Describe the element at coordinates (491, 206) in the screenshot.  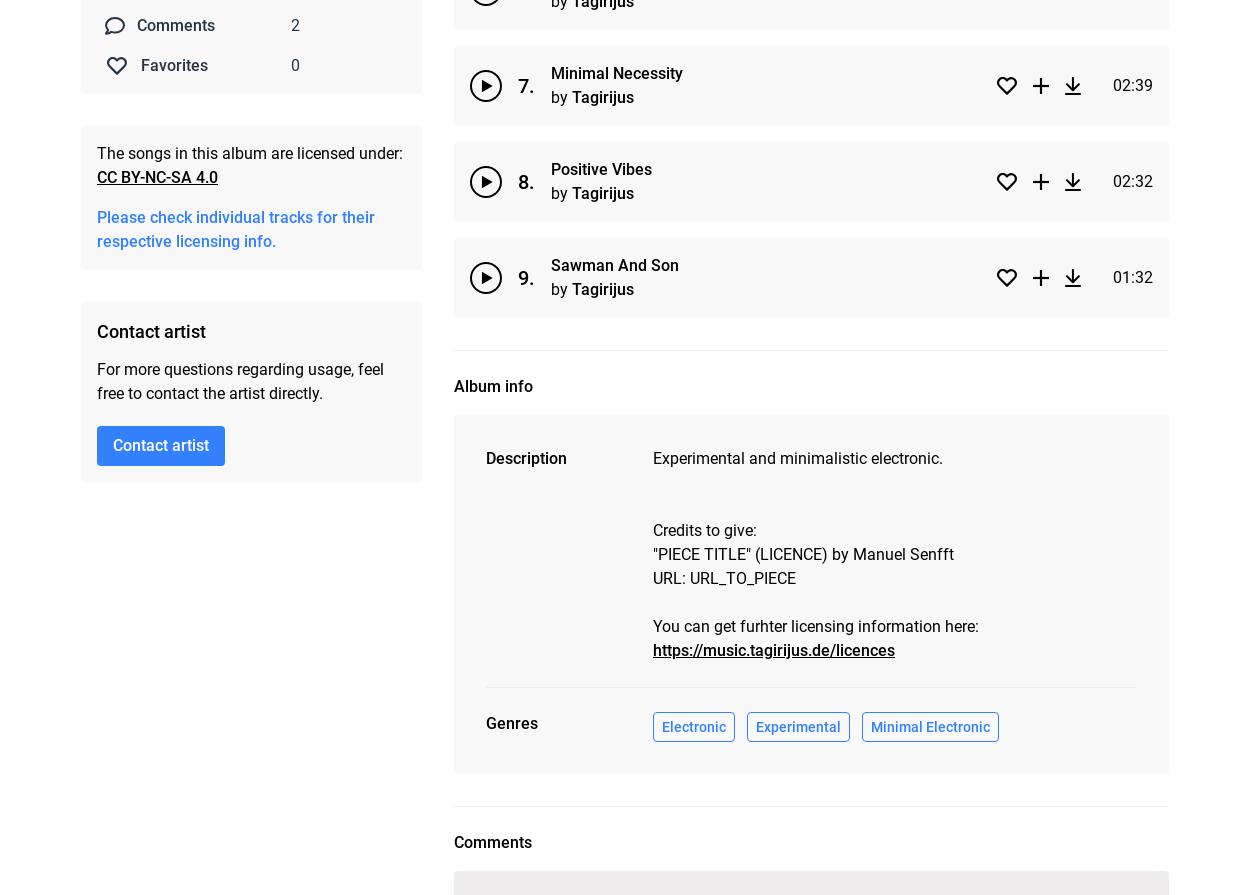
I see `'Comments'` at that location.